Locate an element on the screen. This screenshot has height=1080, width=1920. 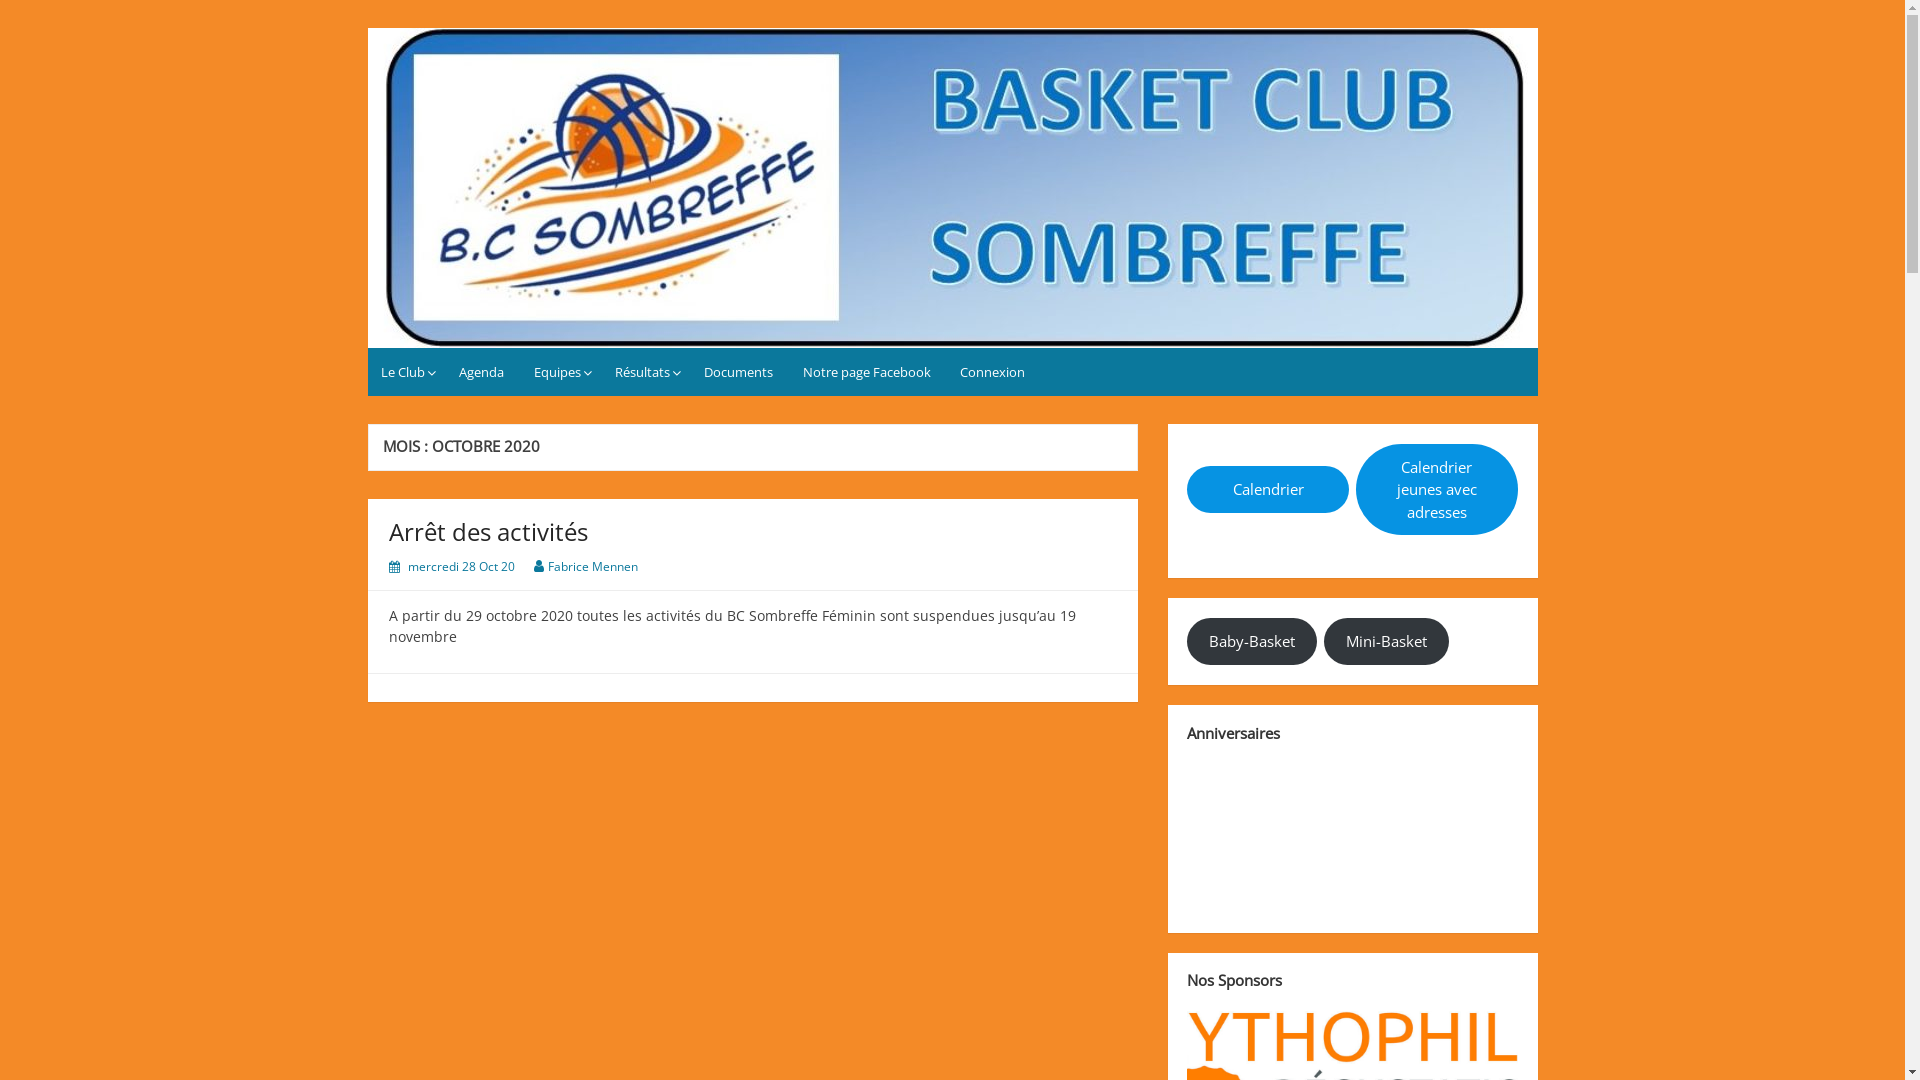
'Basket Club Sombreffe' is located at coordinates (522, 45).